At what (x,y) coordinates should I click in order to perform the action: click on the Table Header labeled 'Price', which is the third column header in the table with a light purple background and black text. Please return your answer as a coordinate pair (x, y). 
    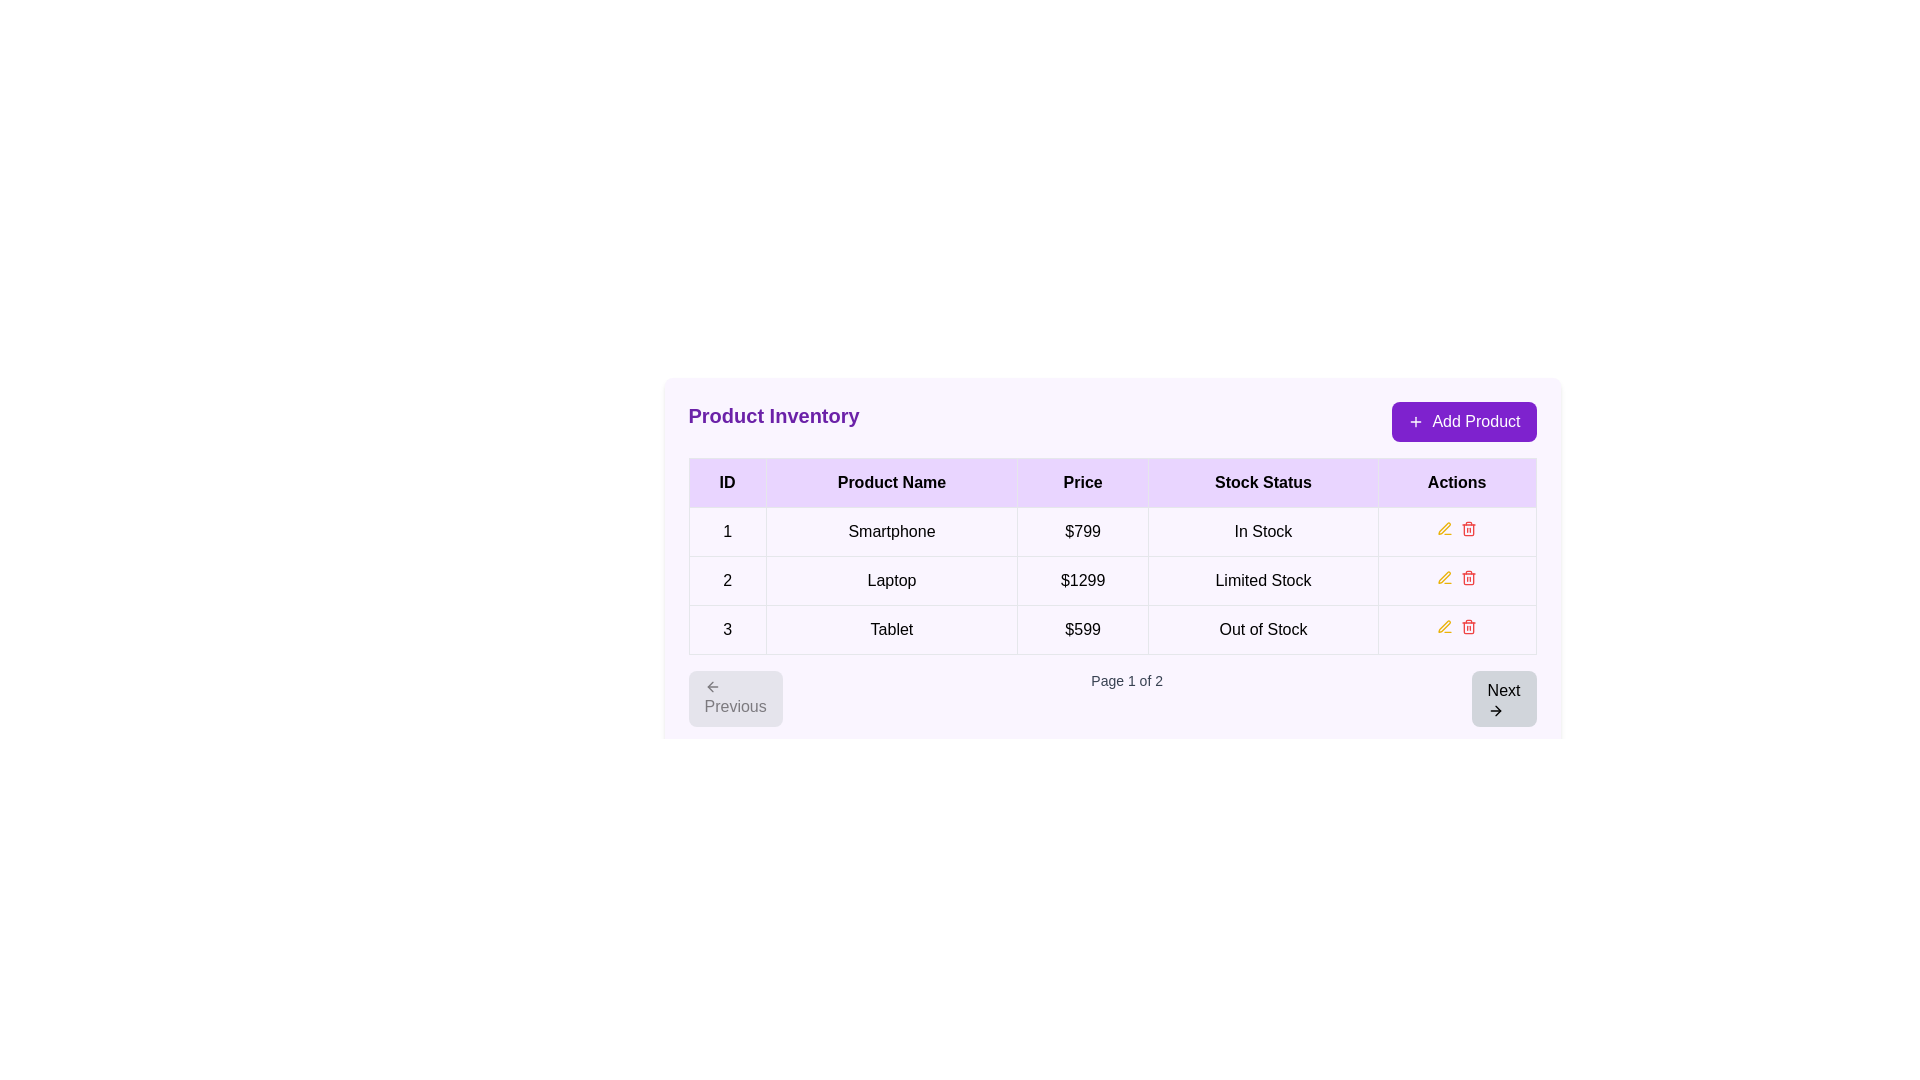
    Looking at the image, I should click on (1082, 482).